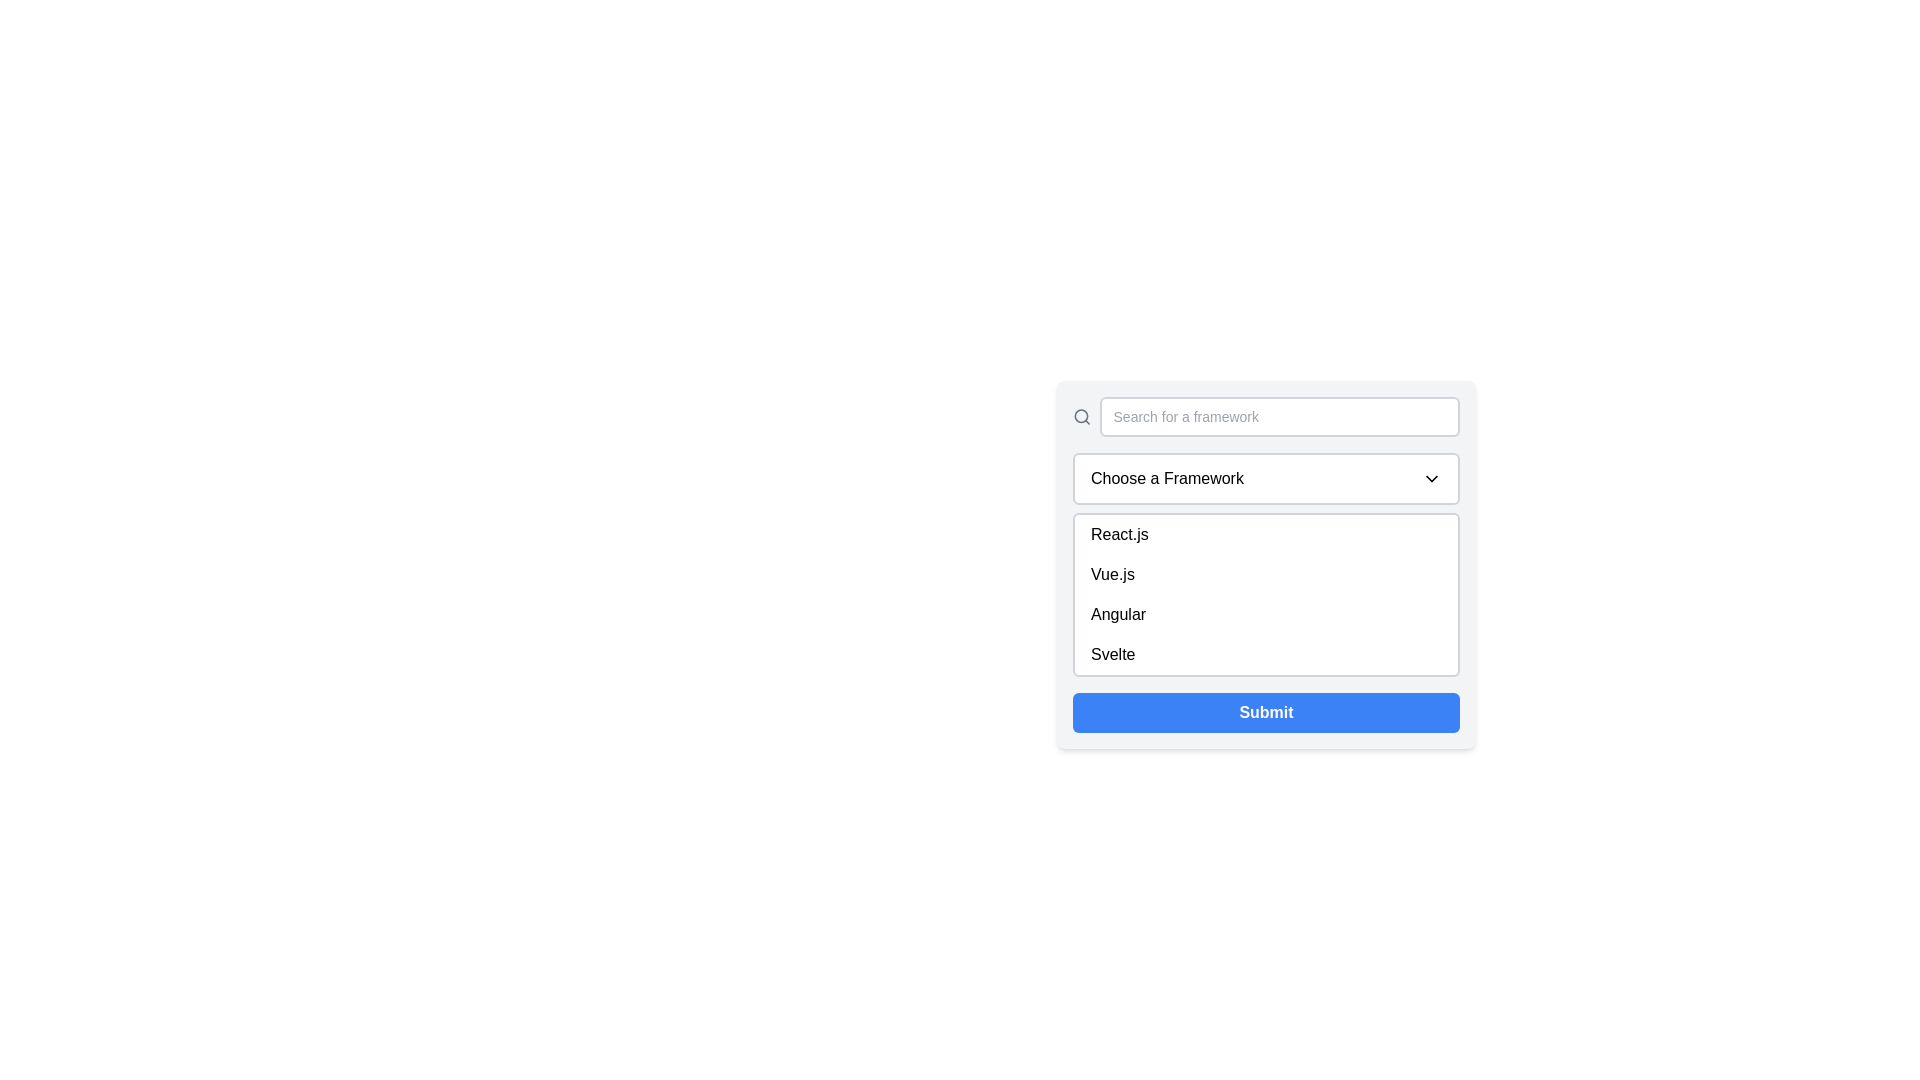 Image resolution: width=1920 pixels, height=1080 pixels. I want to click on the magnifying glass icon, which is styled with a thin outline and rounded edges, located to the far left of the search input field labeled 'Search for a framework', so click(1081, 415).